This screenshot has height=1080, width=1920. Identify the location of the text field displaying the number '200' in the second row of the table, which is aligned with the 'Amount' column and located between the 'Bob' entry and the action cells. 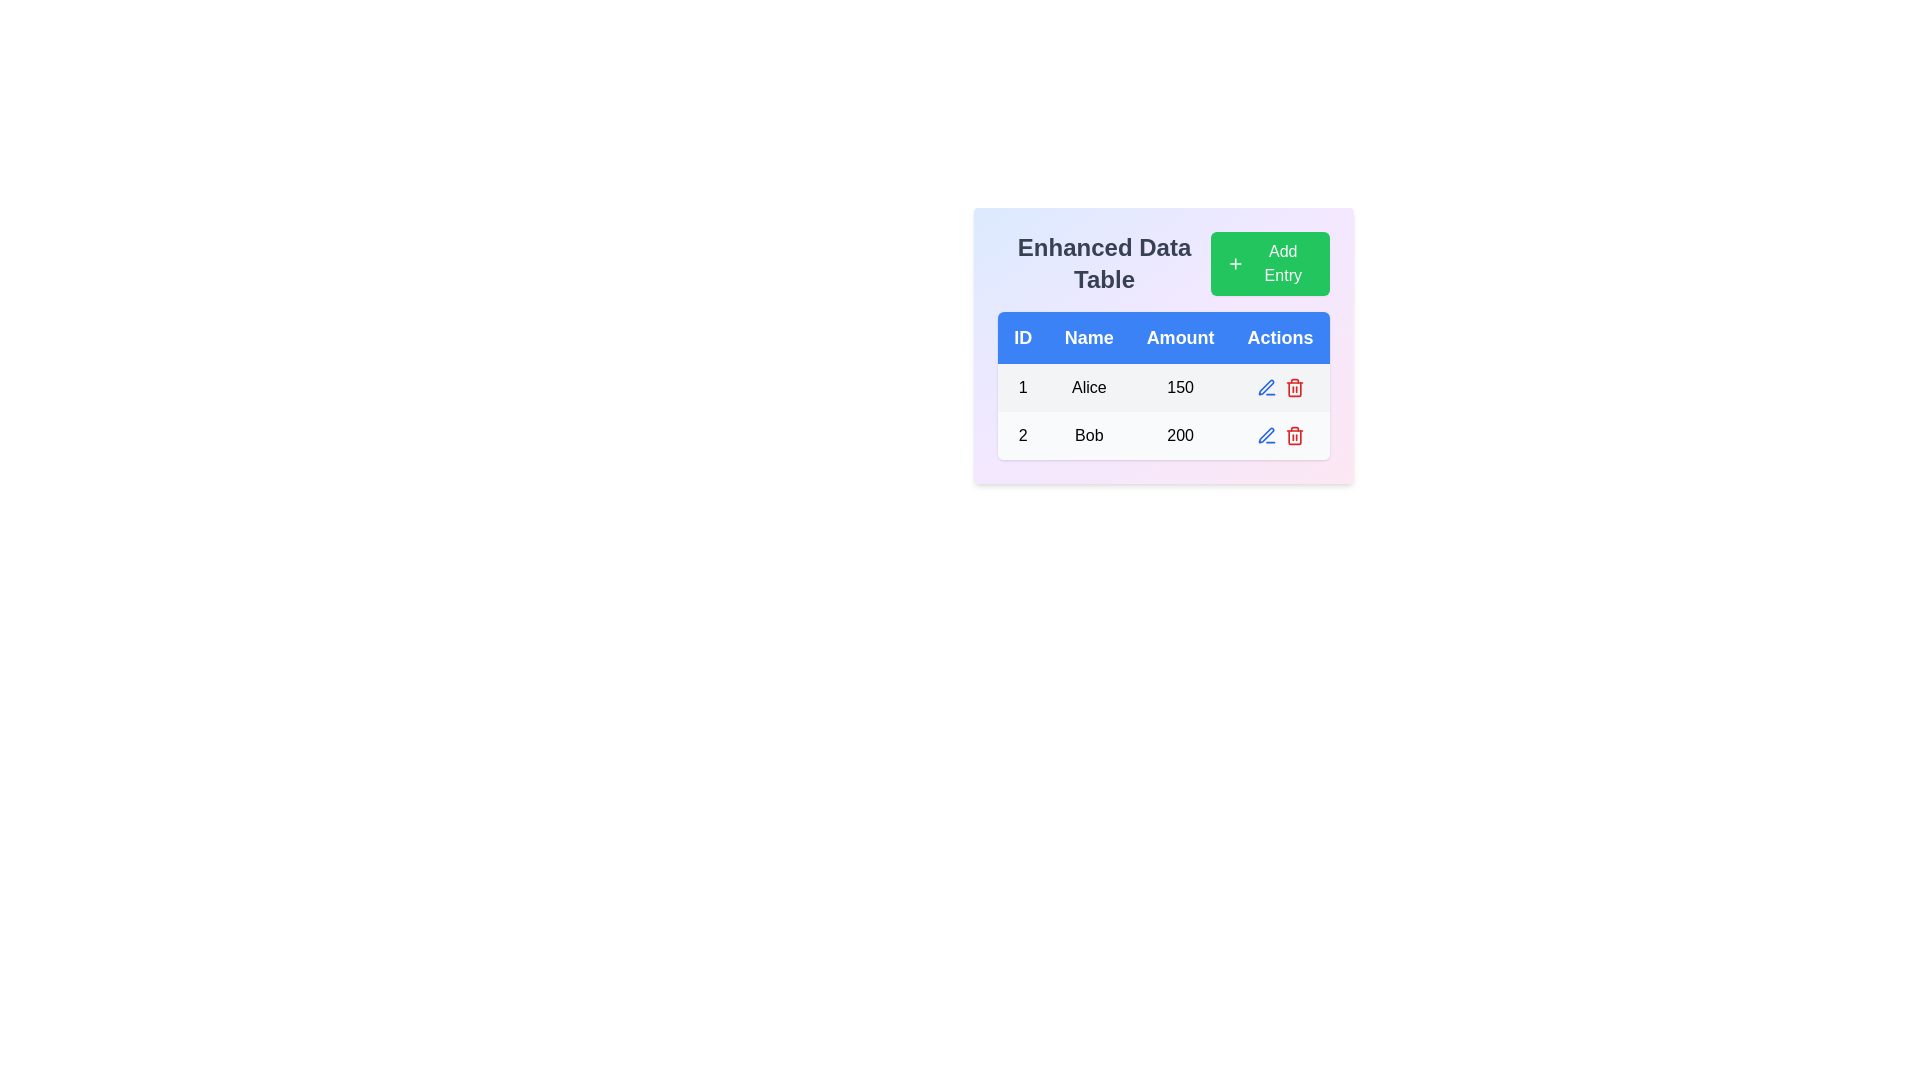
(1180, 434).